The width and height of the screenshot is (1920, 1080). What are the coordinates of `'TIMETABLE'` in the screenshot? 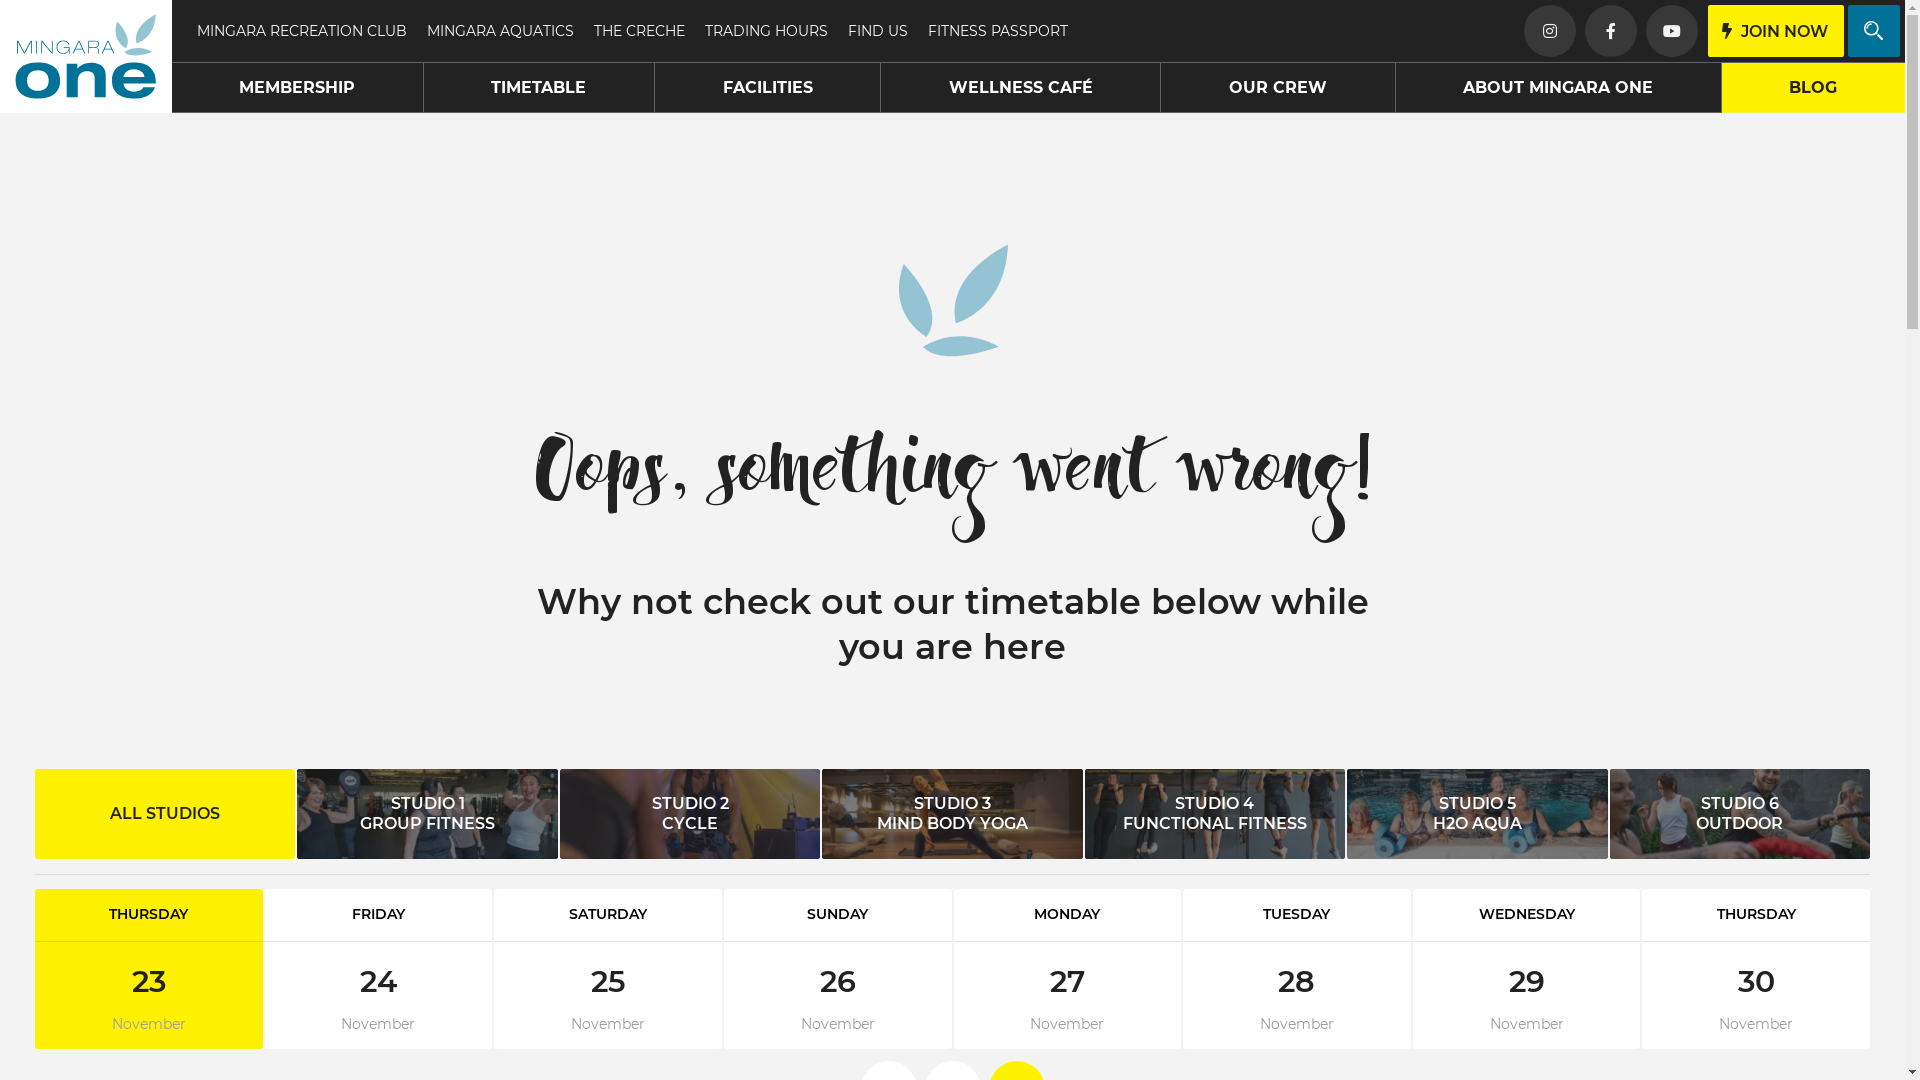 It's located at (539, 87).